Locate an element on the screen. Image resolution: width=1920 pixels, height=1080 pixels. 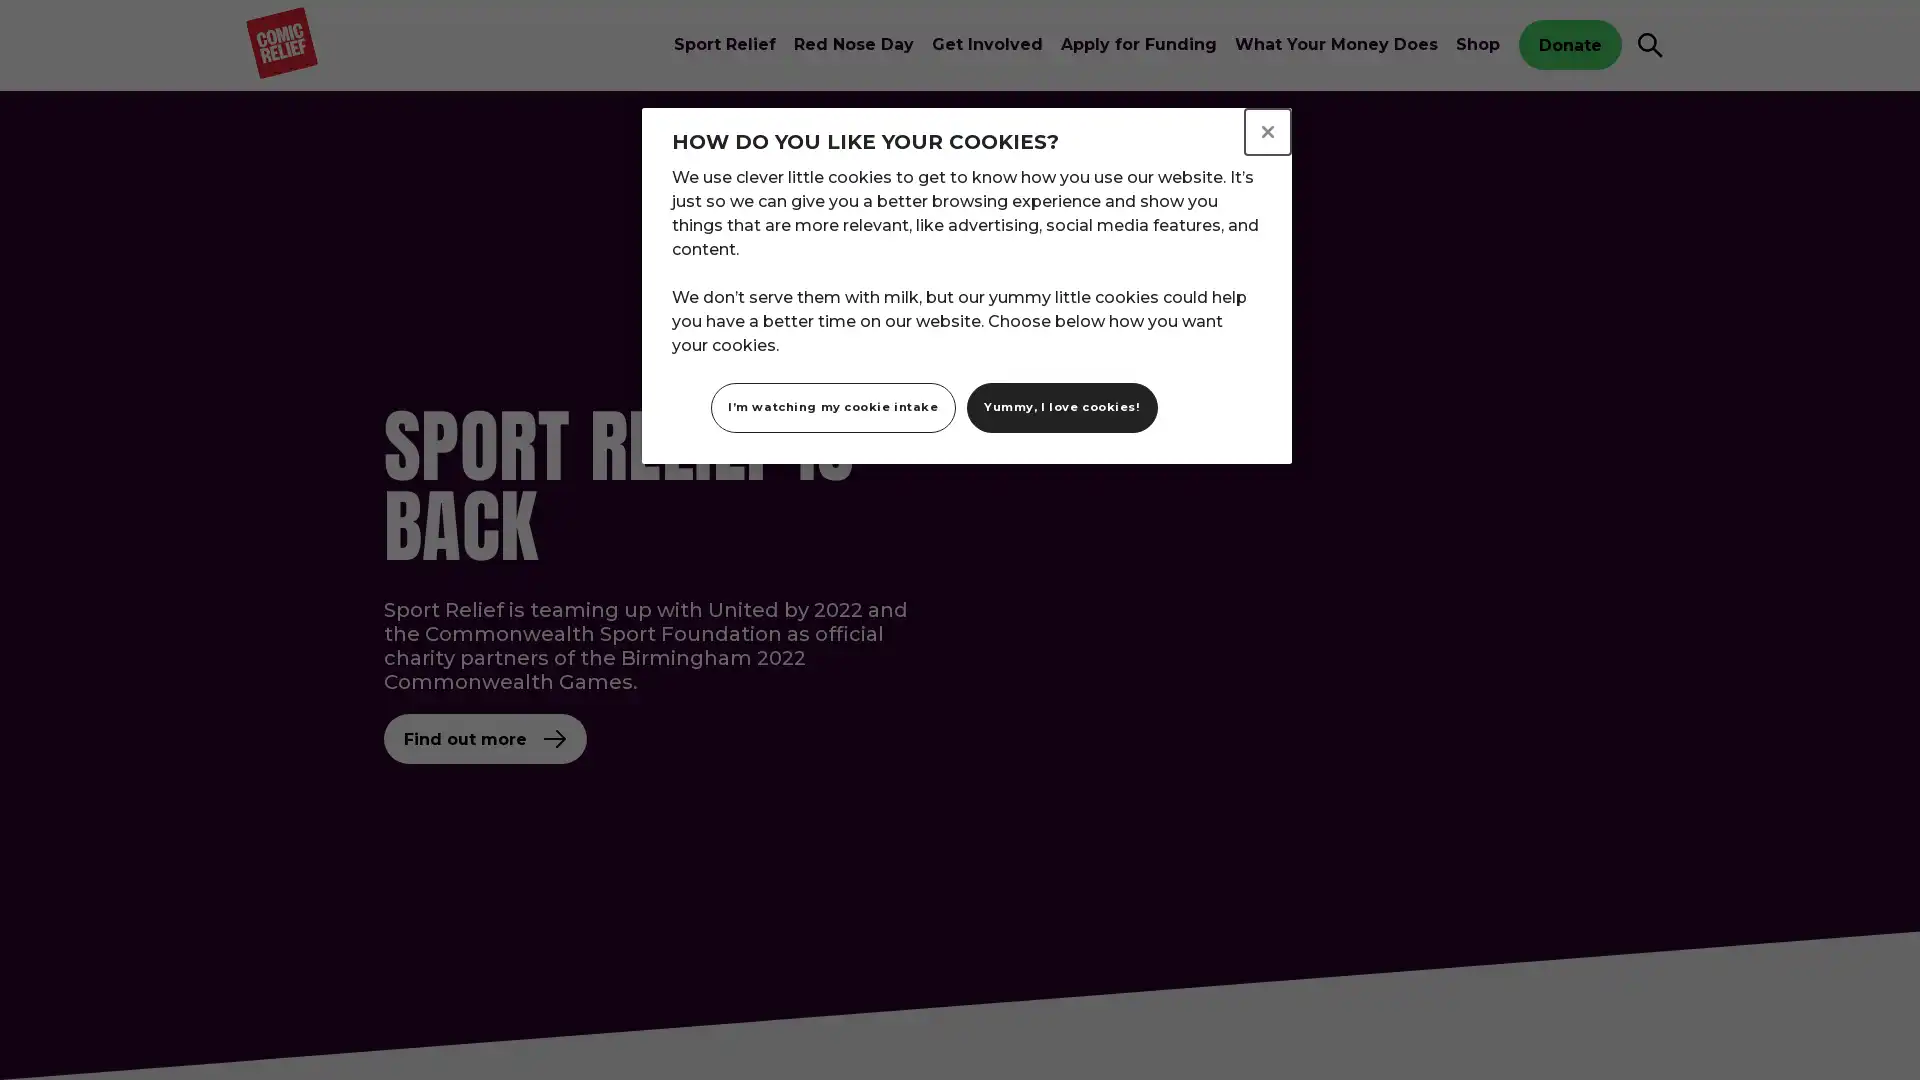
Shop (opens in new window) is located at coordinates (1478, 45).